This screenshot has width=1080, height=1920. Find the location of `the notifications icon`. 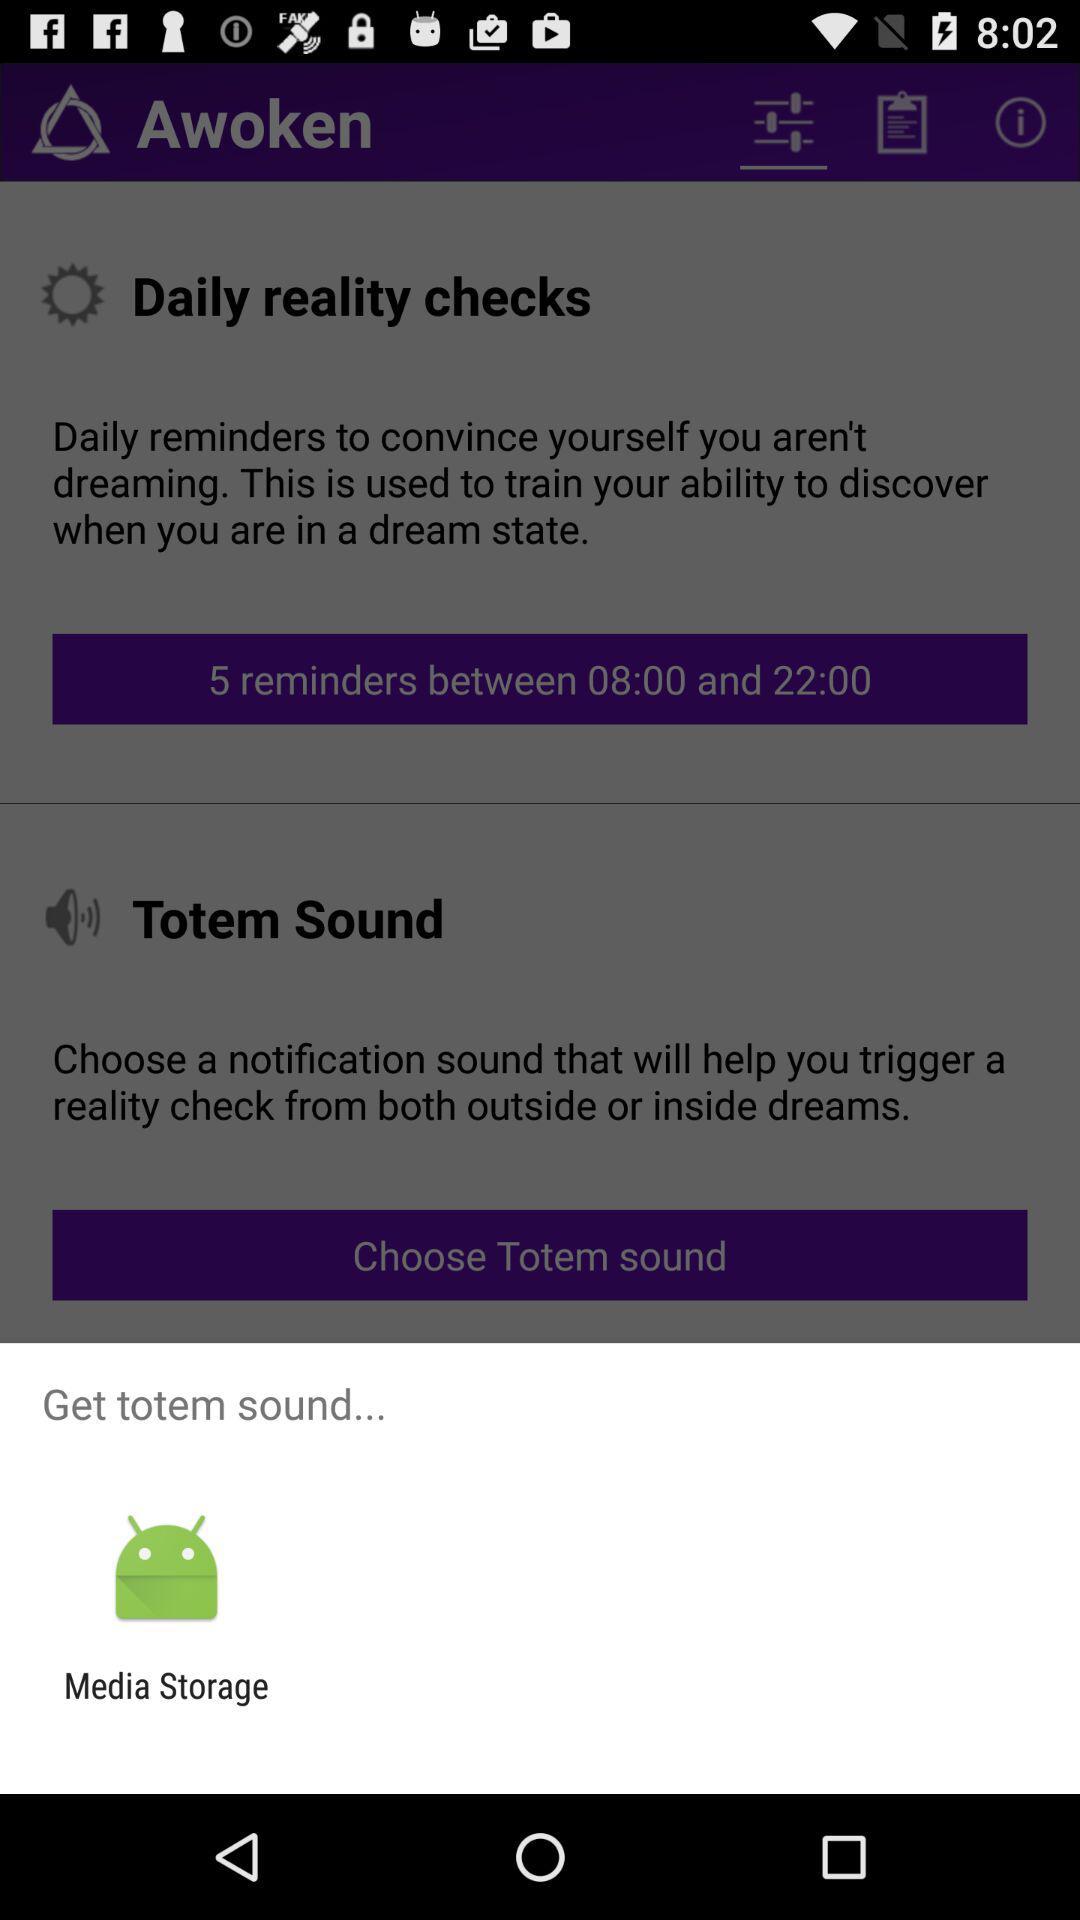

the notifications icon is located at coordinates (69, 129).